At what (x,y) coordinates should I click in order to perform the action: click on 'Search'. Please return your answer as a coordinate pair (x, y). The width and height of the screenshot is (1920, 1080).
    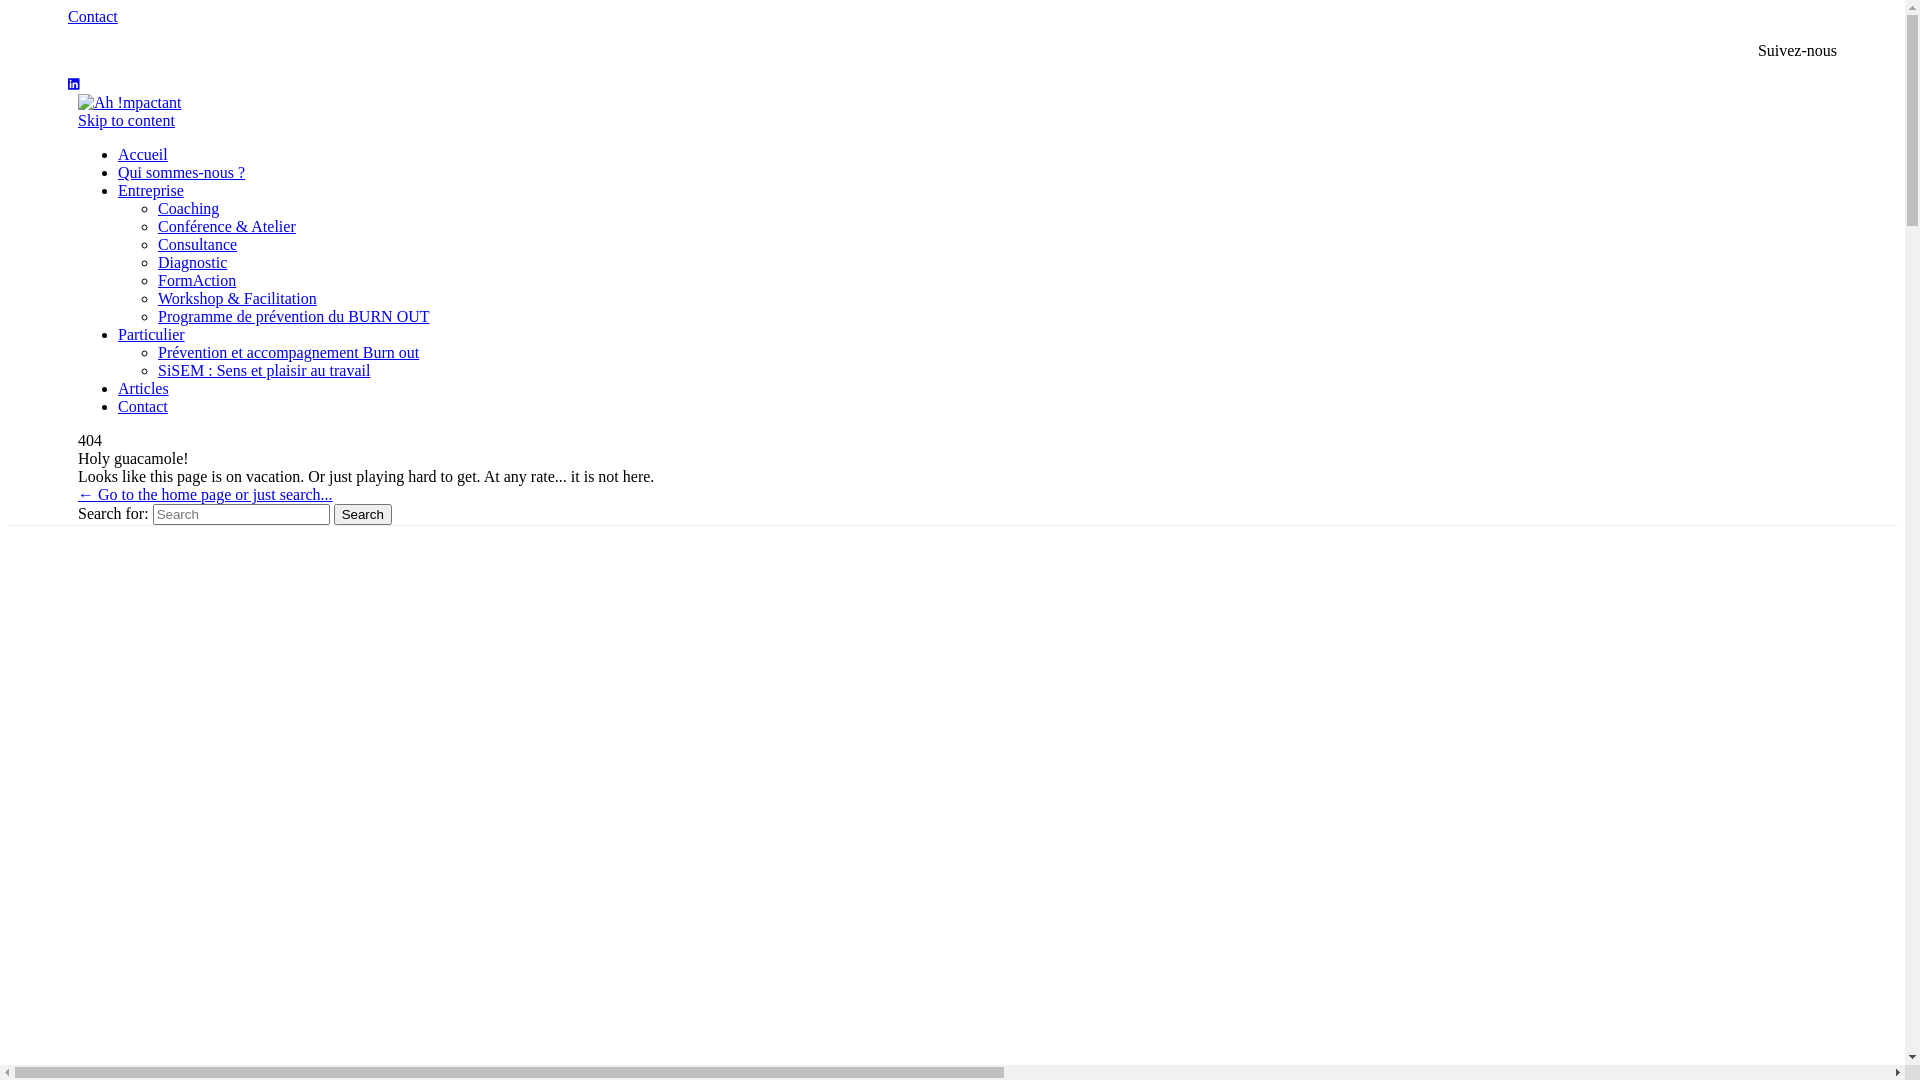
    Looking at the image, I should click on (334, 513).